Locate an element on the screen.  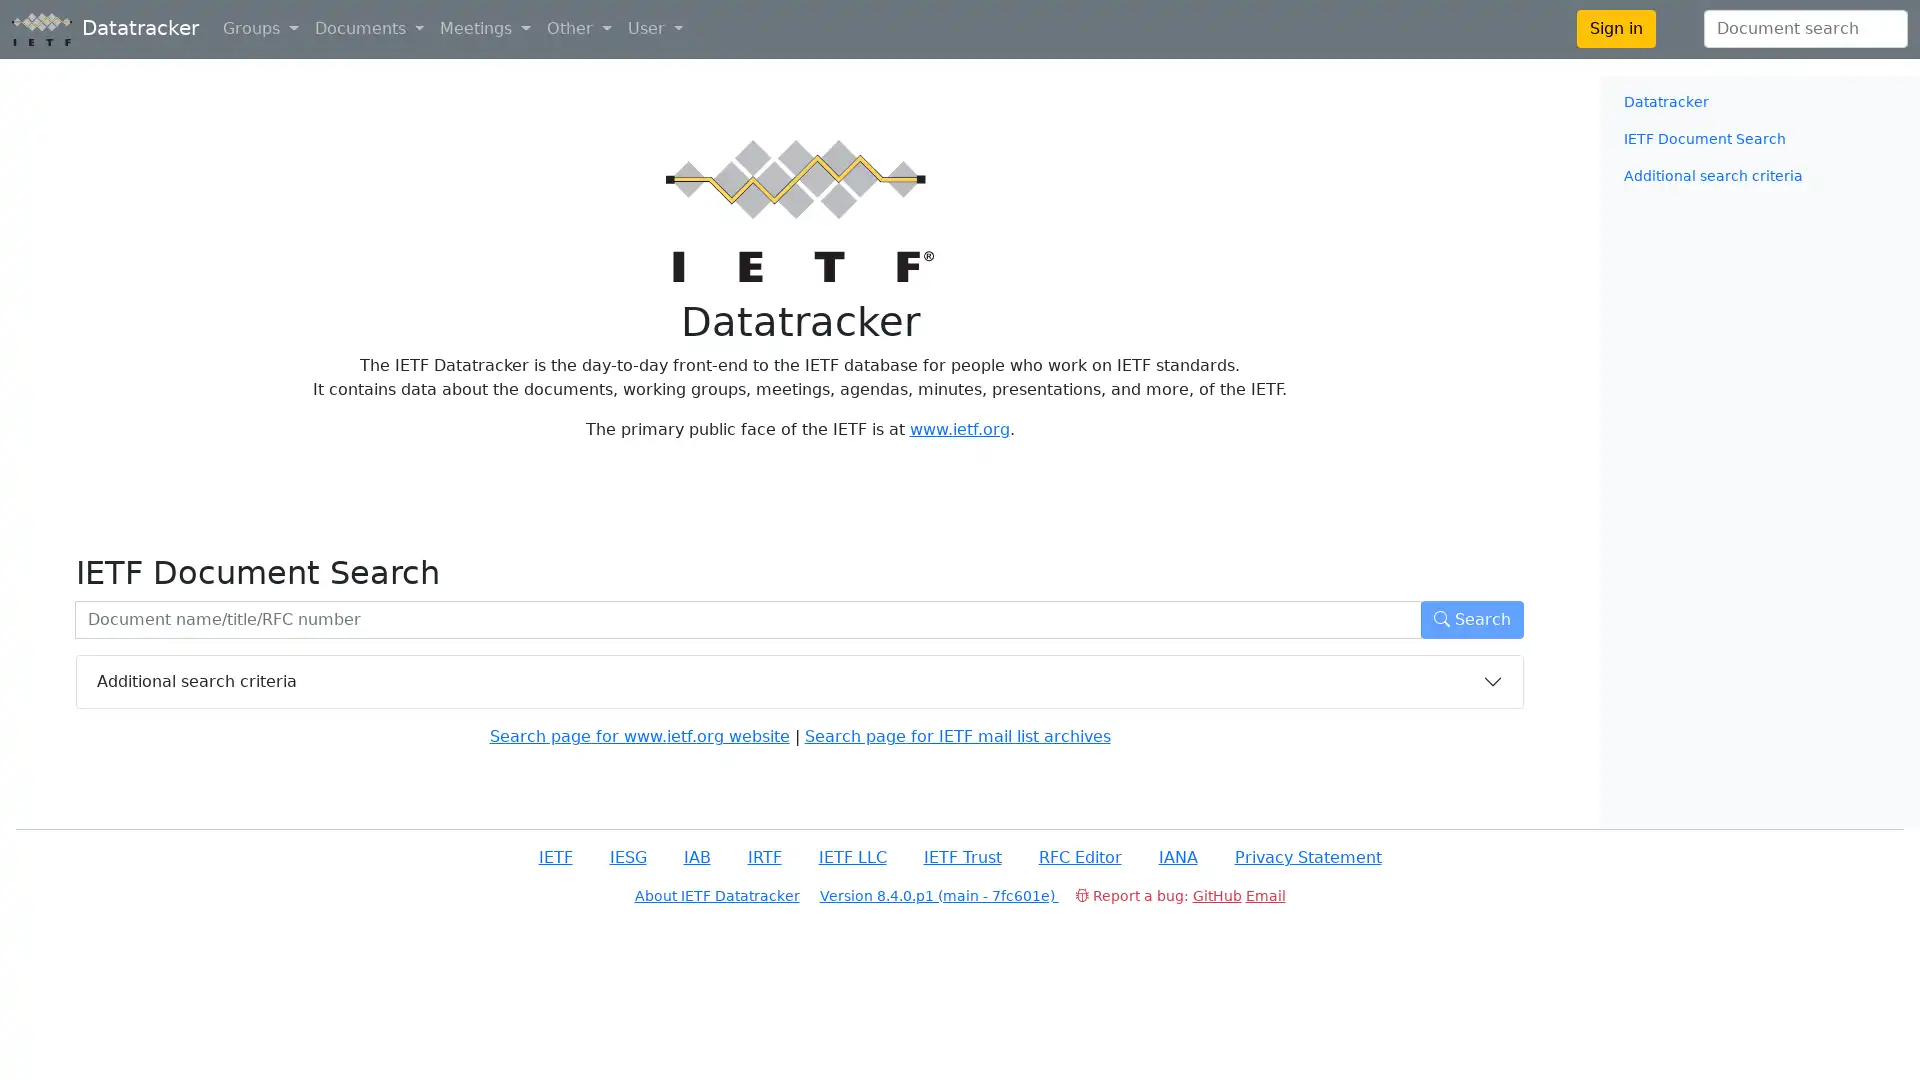
Groups is located at coordinates (259, 29).